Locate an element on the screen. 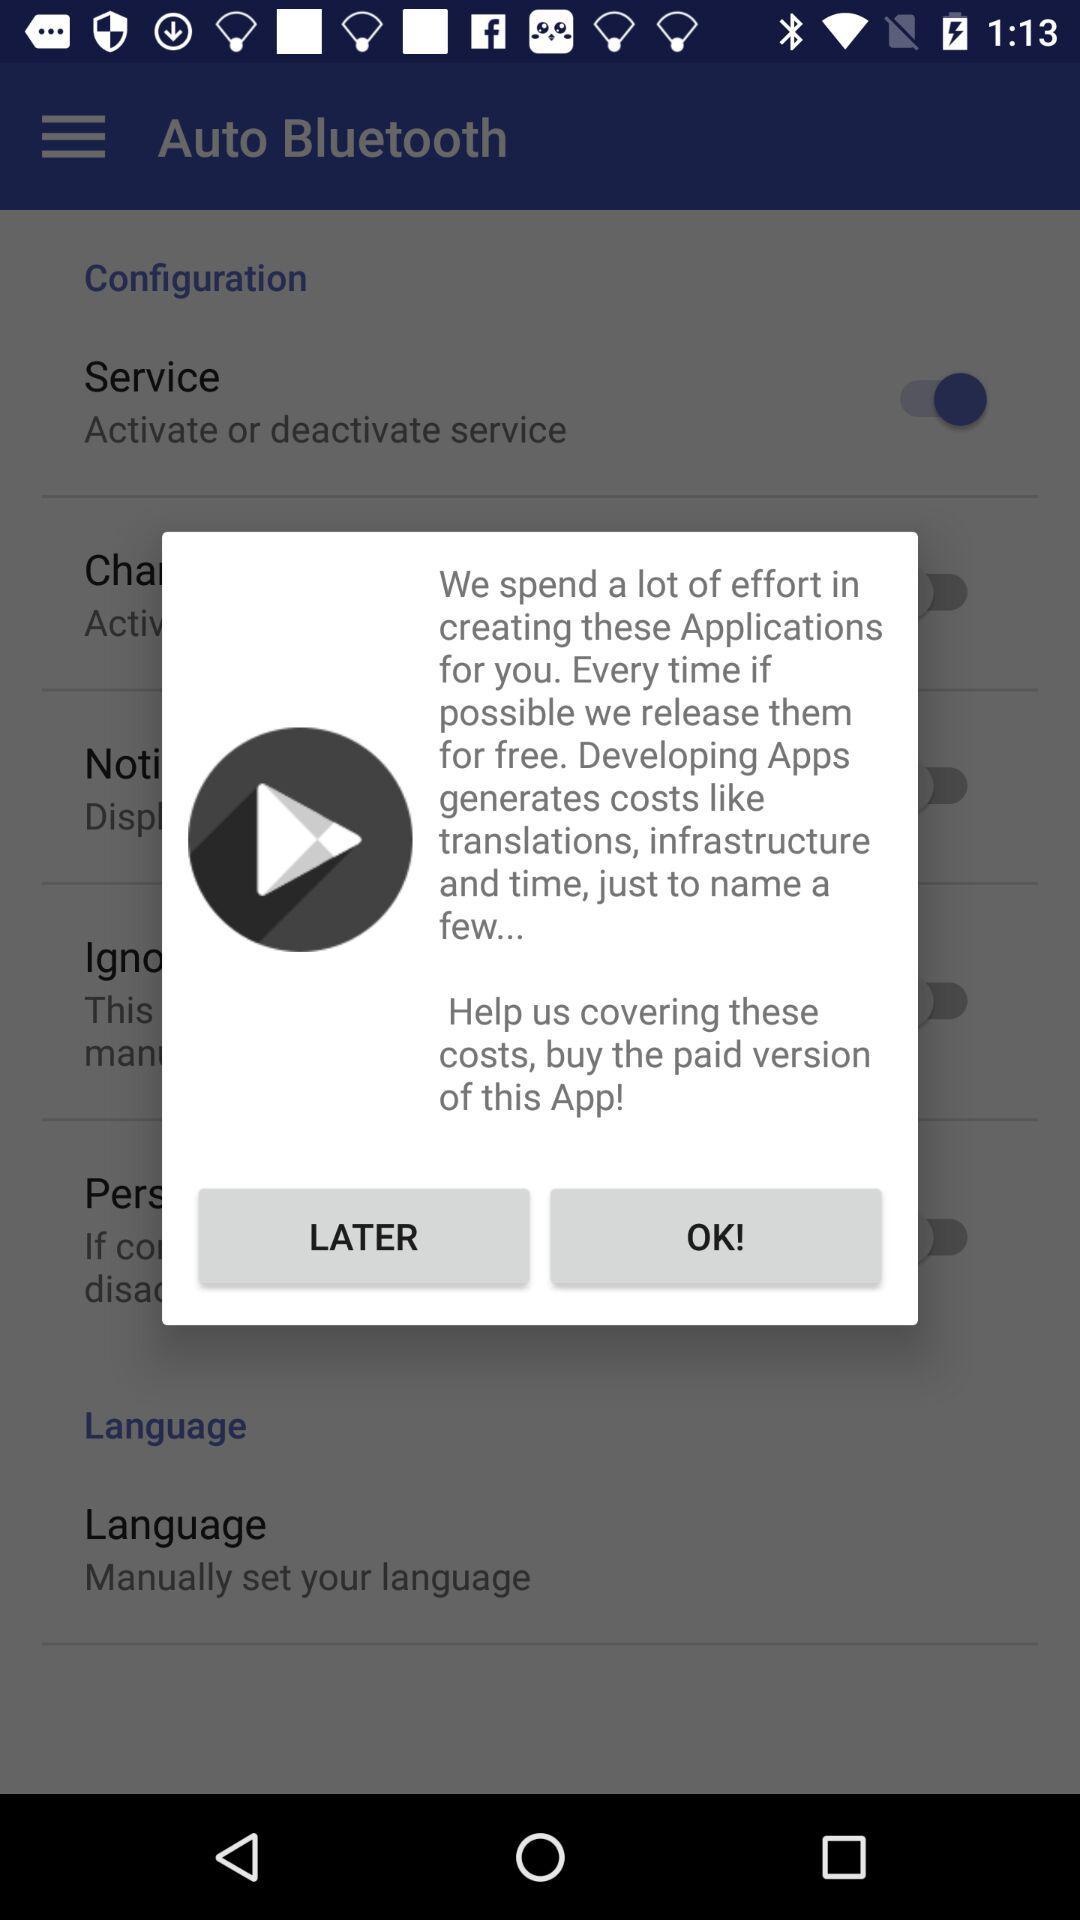  button next to ok! item is located at coordinates (364, 1234).